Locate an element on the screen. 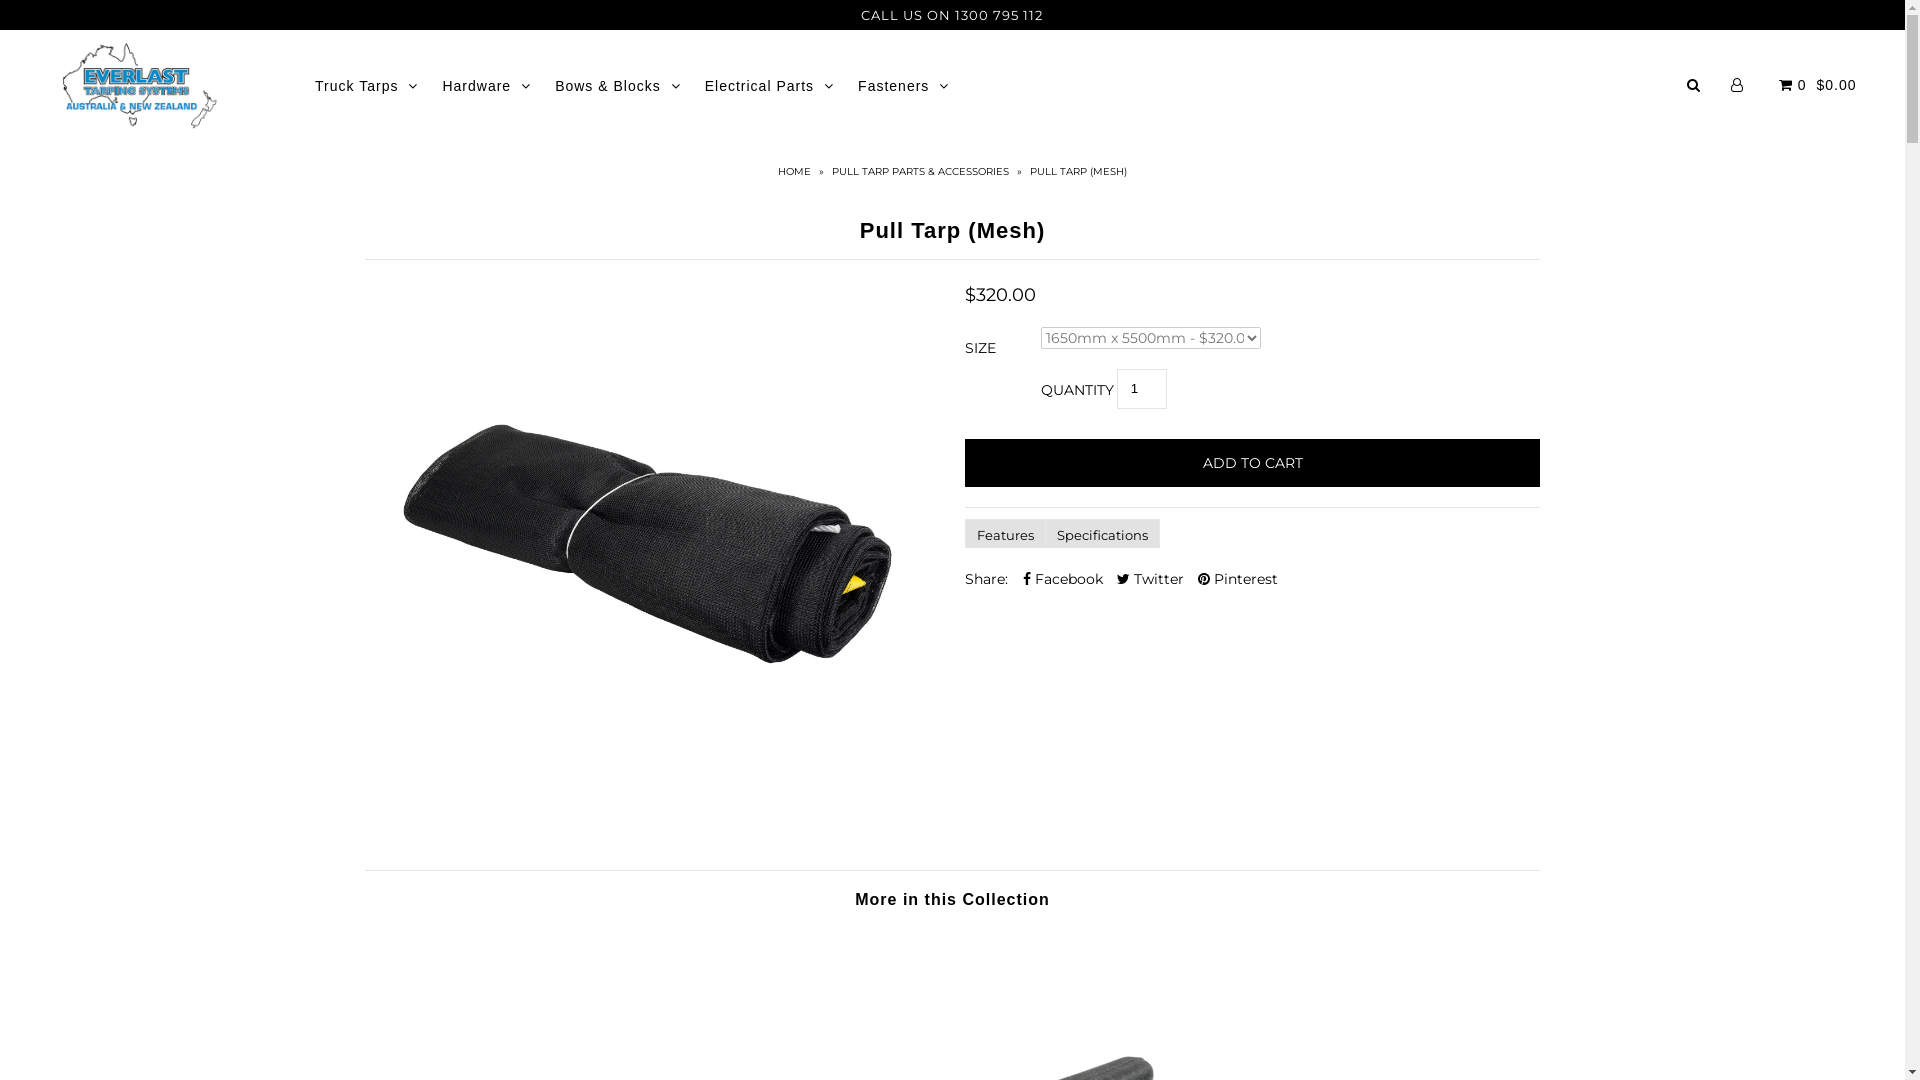 Image resolution: width=1920 pixels, height=1080 pixels. 'Pinterest' is located at coordinates (1237, 578).